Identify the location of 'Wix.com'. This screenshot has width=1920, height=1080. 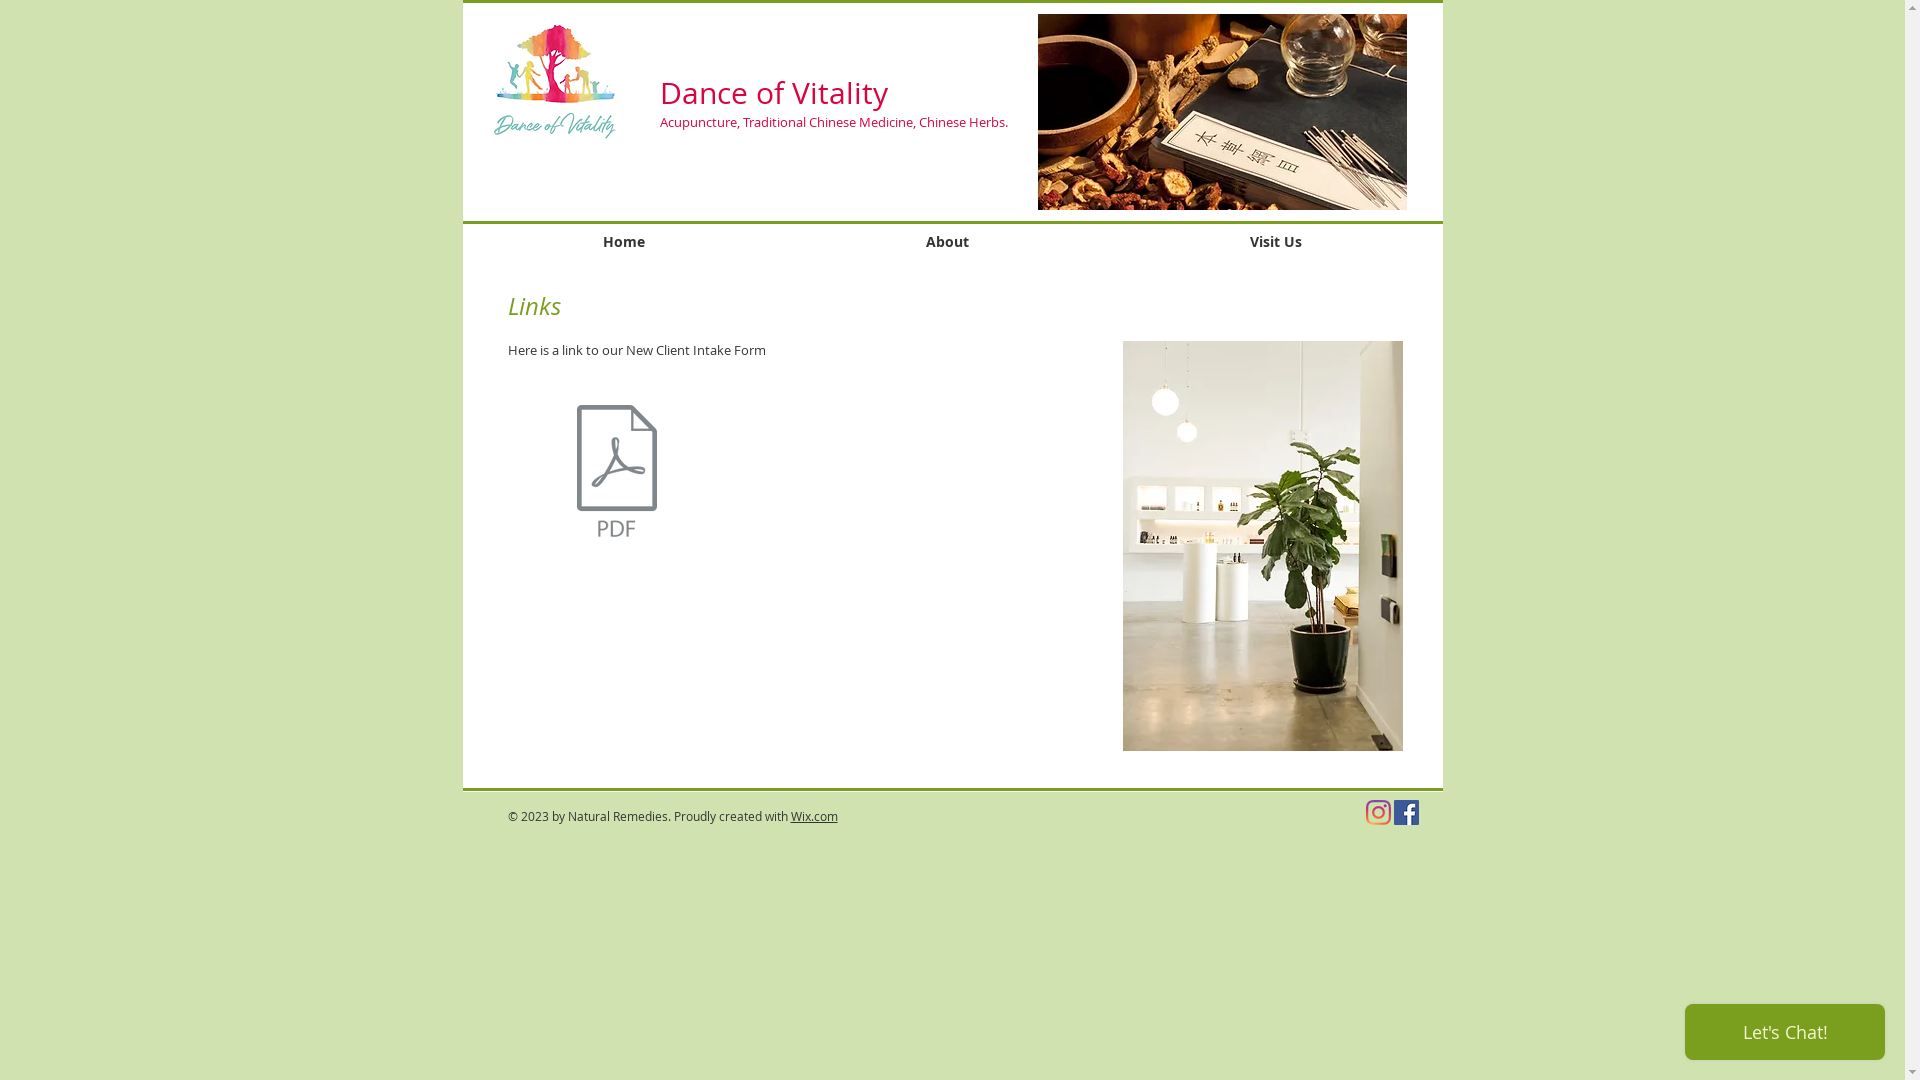
(789, 816).